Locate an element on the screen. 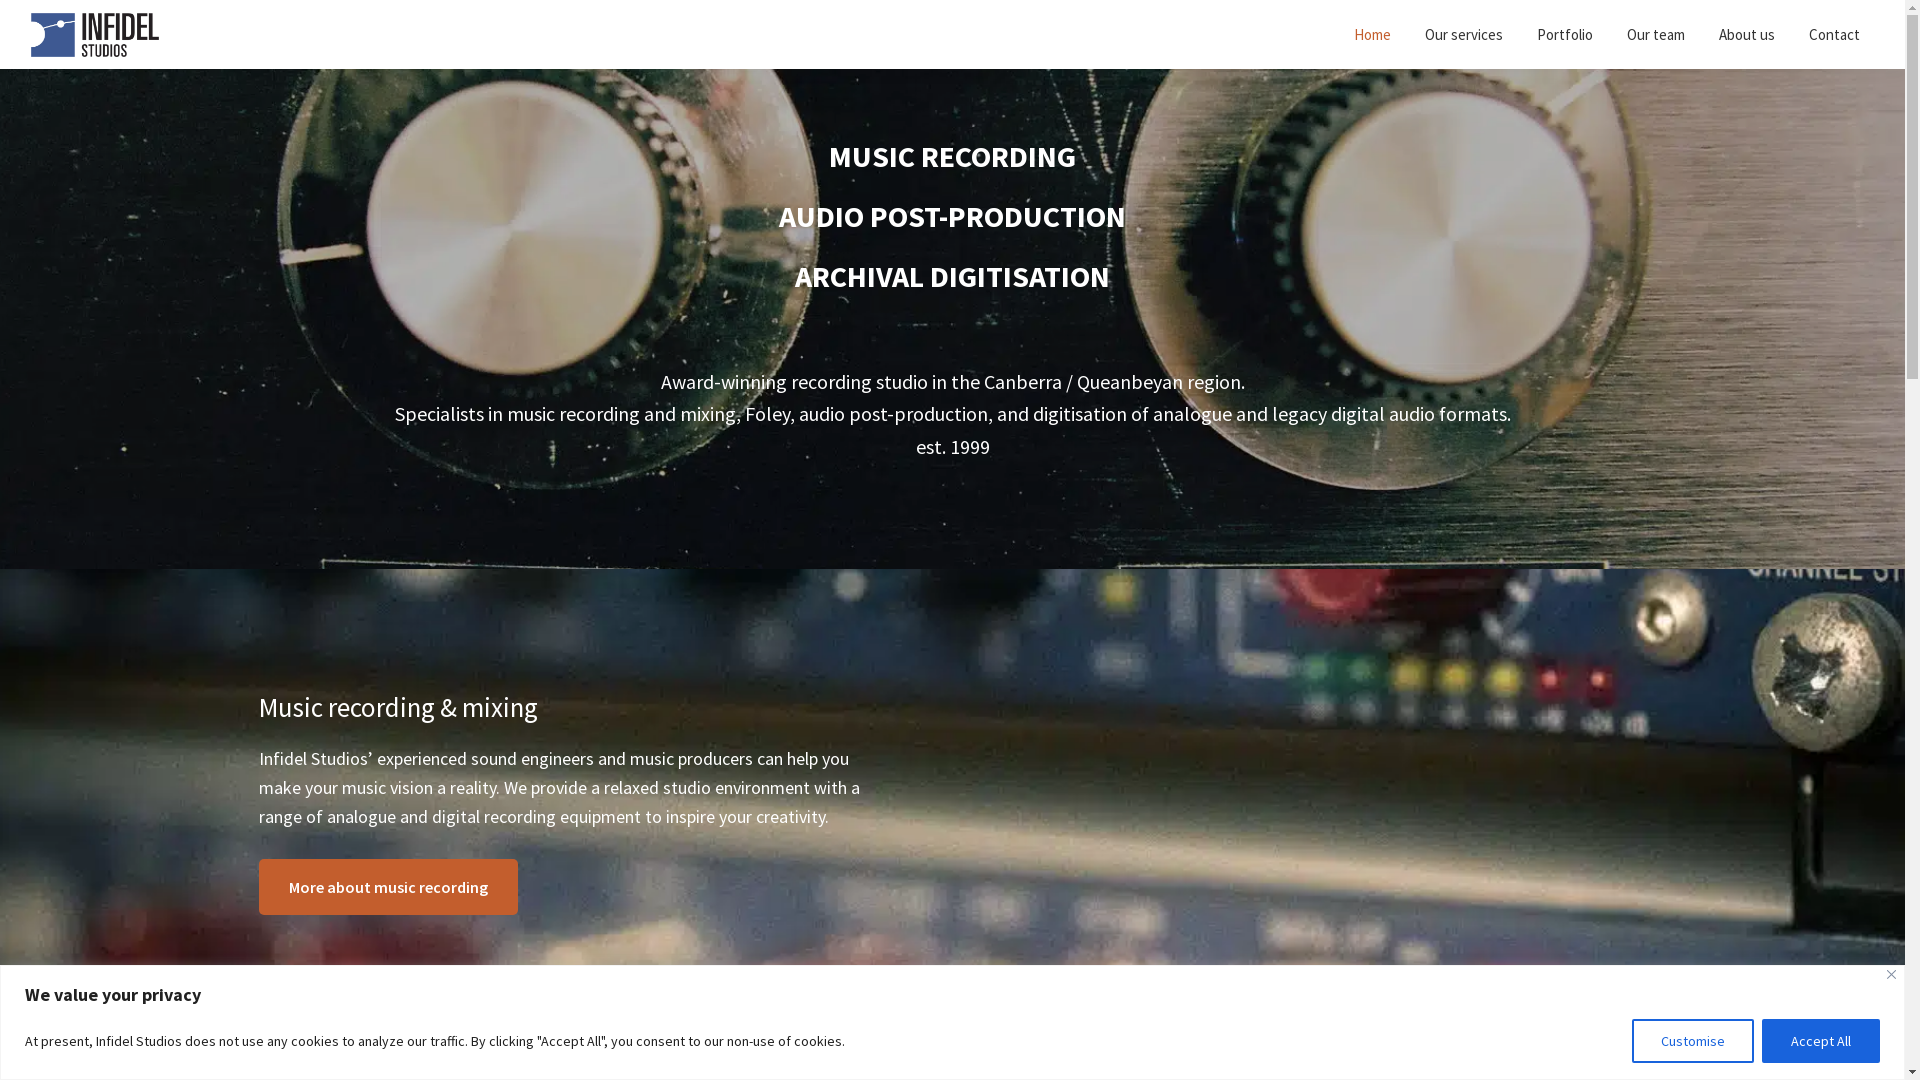  'About us' is located at coordinates (1746, 34).